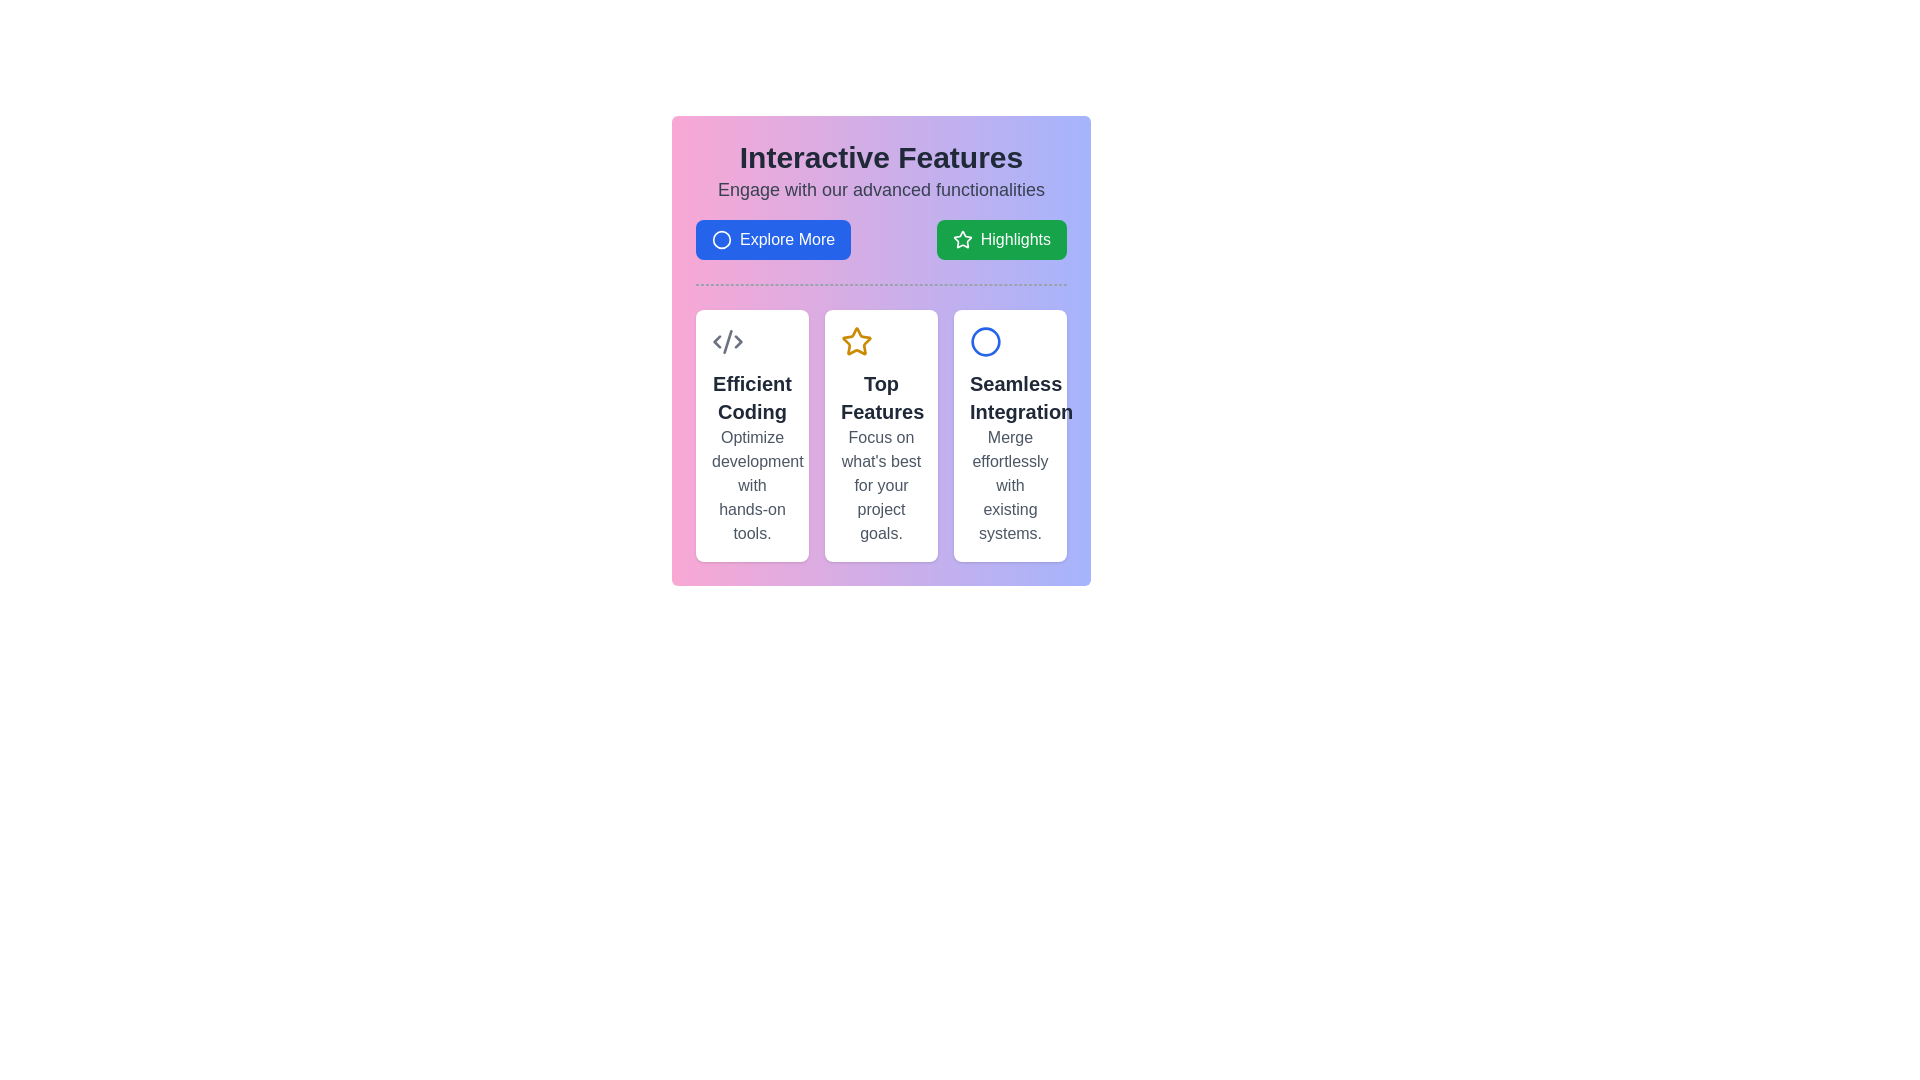 The image size is (1920, 1080). Describe the element at coordinates (1010, 486) in the screenshot. I see `the explanatory text element located beneath the 'Seamless Integration' heading in the rightmost card` at that location.